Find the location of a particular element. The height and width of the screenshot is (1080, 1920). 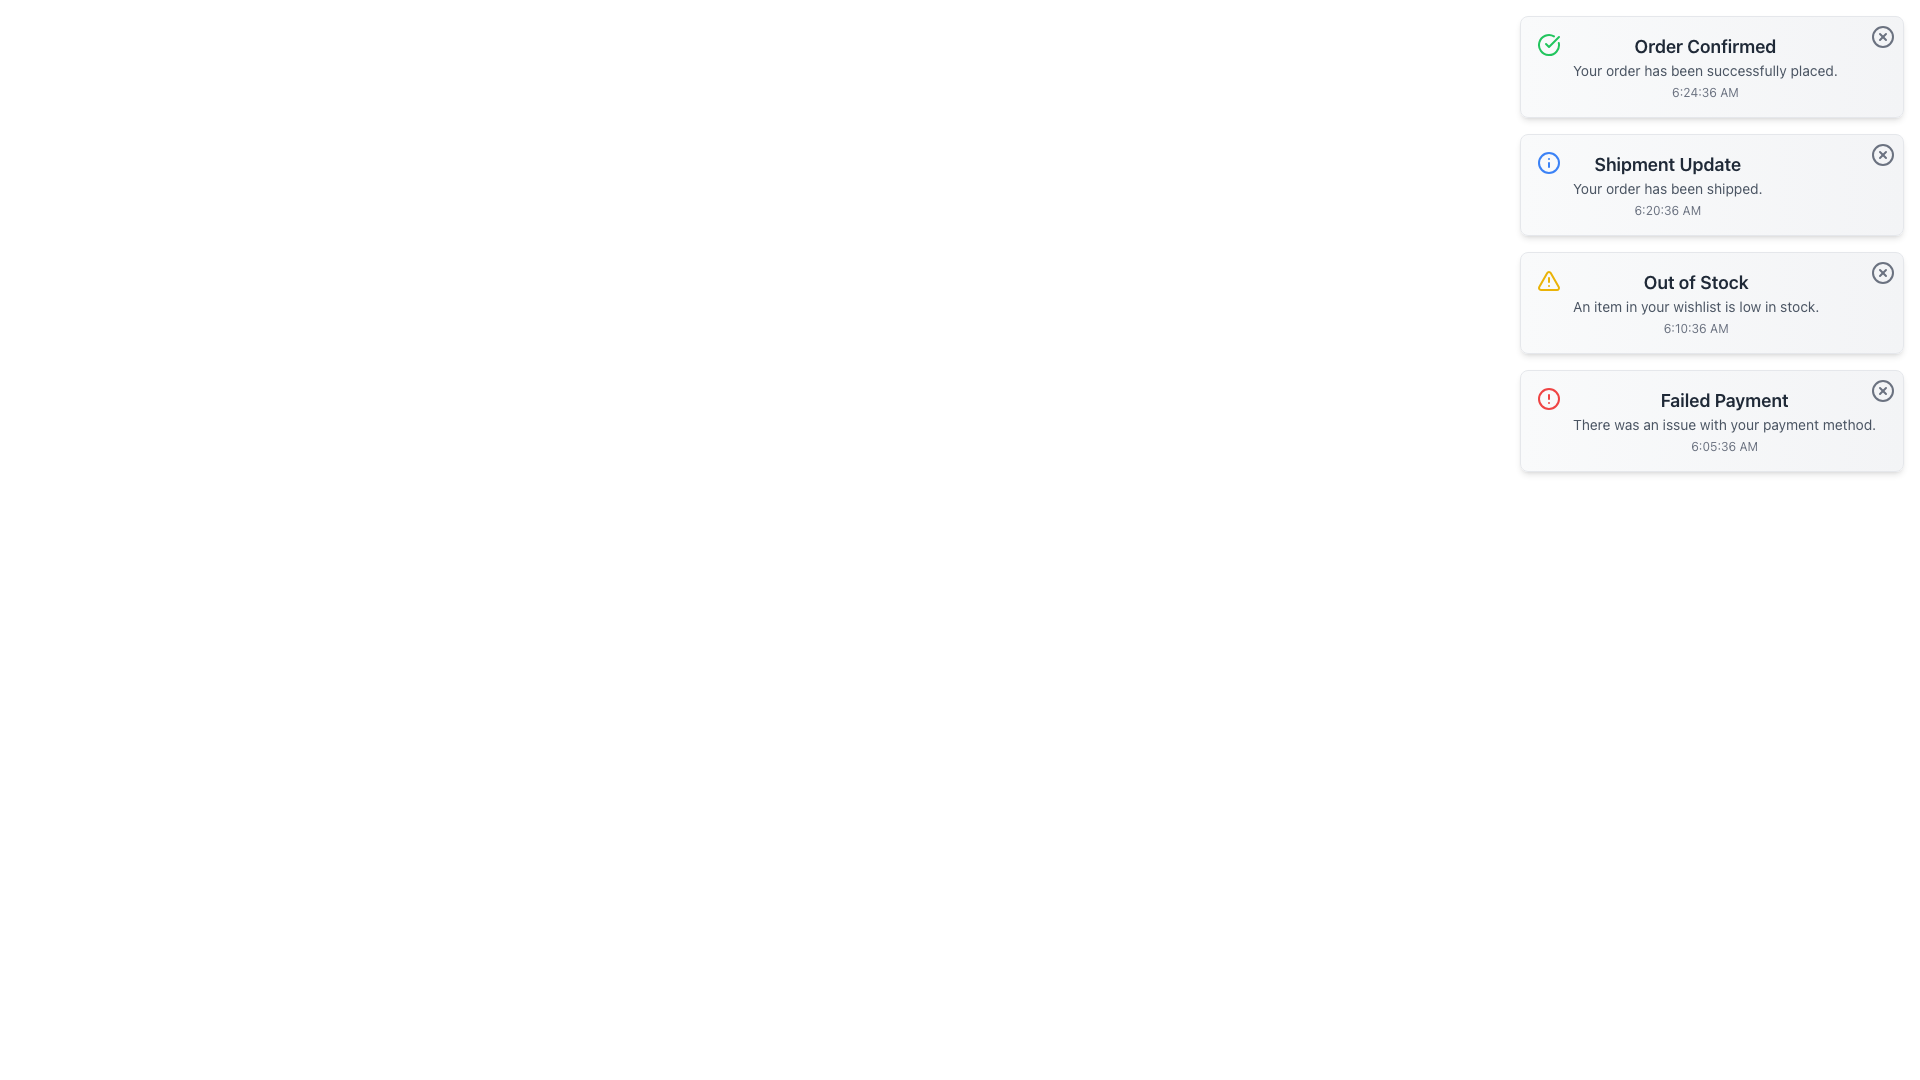

the Notification Card that informs the user about an out-of-stock item from their wishlist, positioned as the third card in a series of notification cards is located at coordinates (1695, 303).